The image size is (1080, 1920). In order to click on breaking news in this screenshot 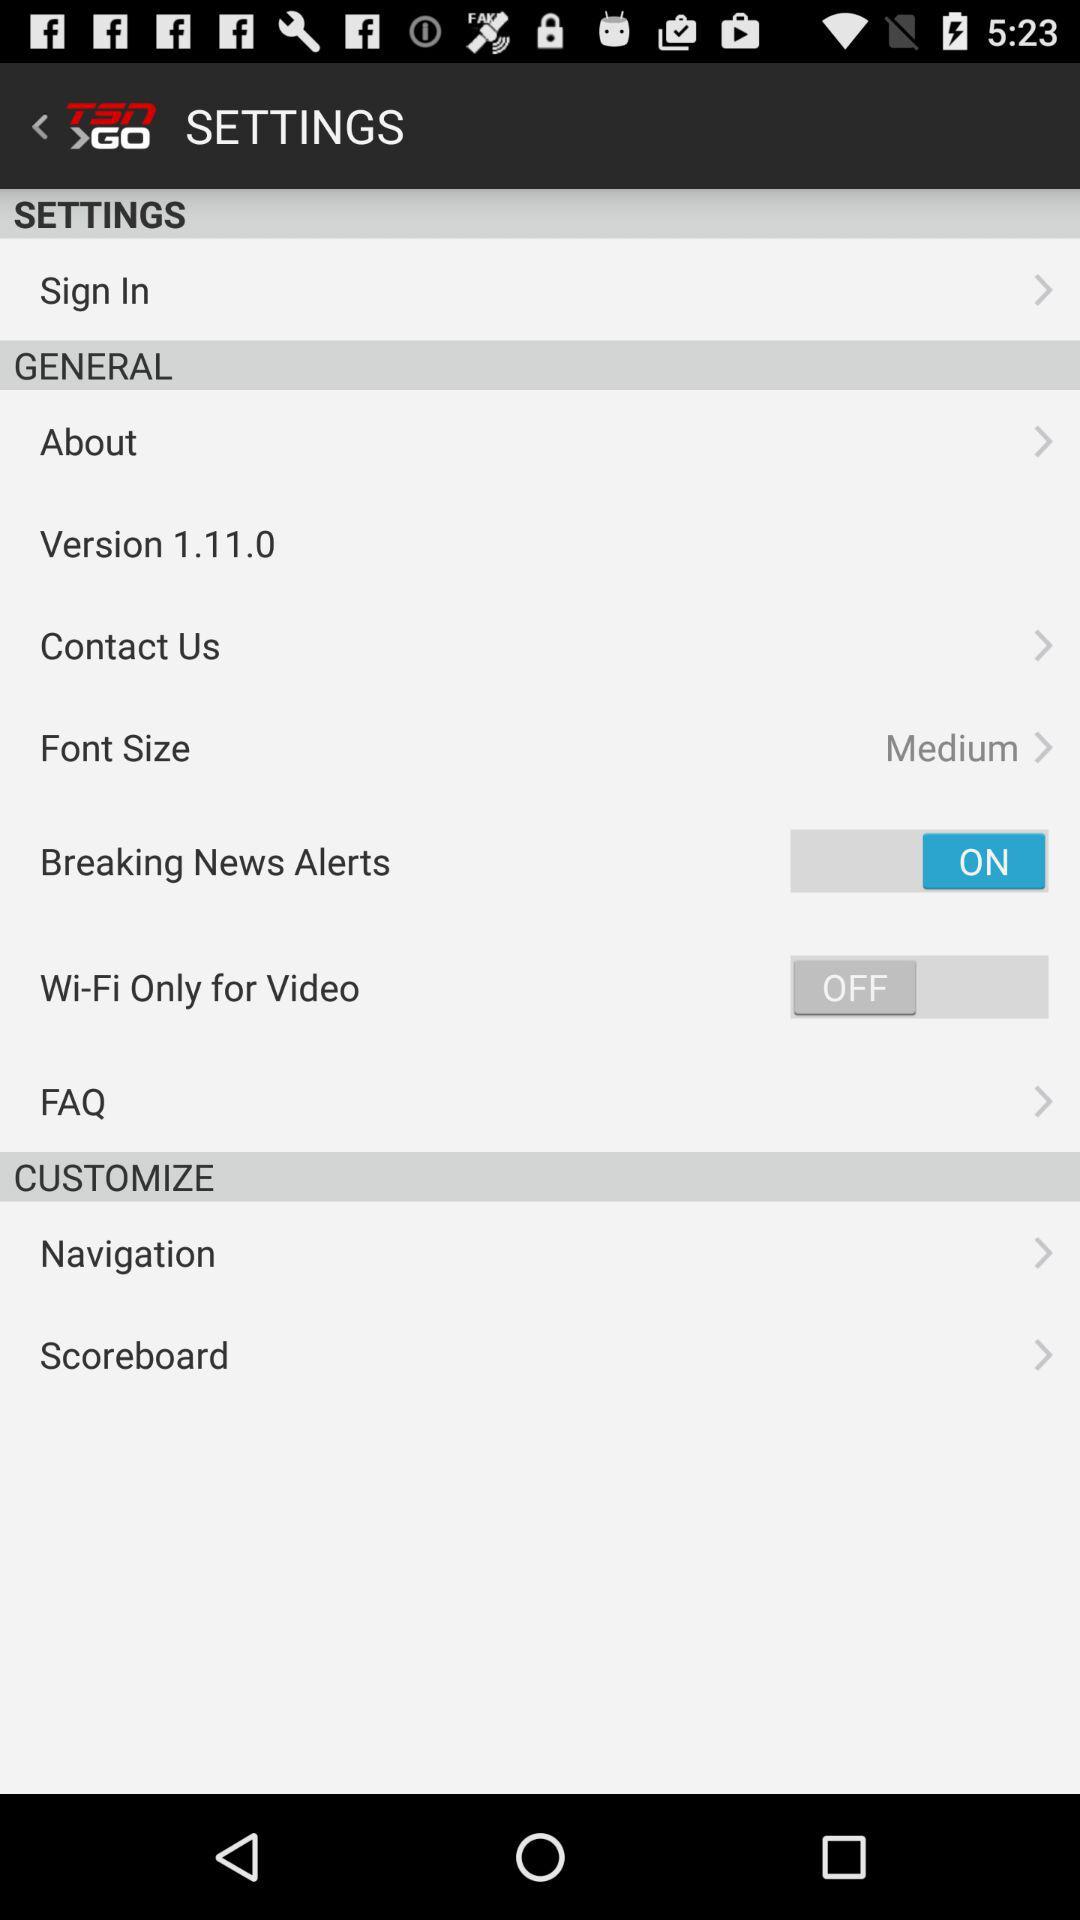, I will do `click(919, 860)`.